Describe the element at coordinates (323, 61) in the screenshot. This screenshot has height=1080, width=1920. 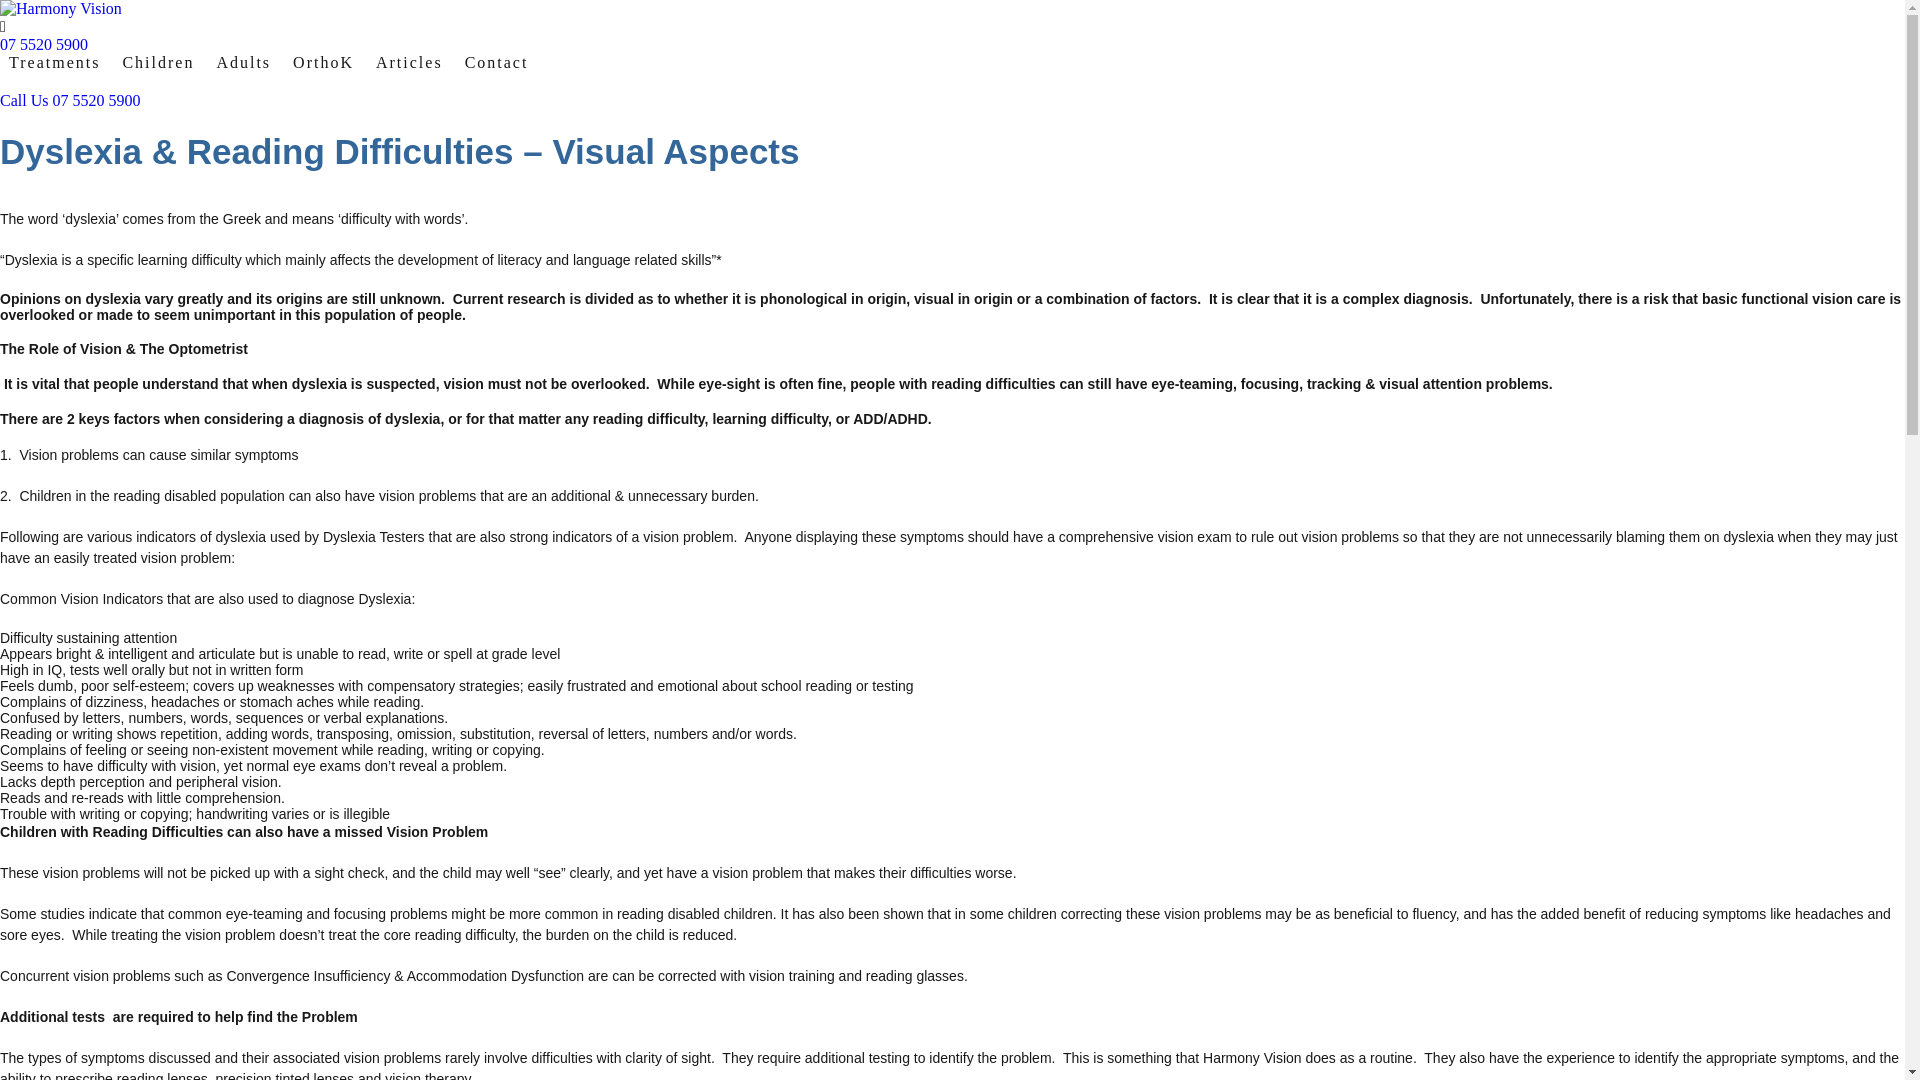
I see `'OrthoK'` at that location.